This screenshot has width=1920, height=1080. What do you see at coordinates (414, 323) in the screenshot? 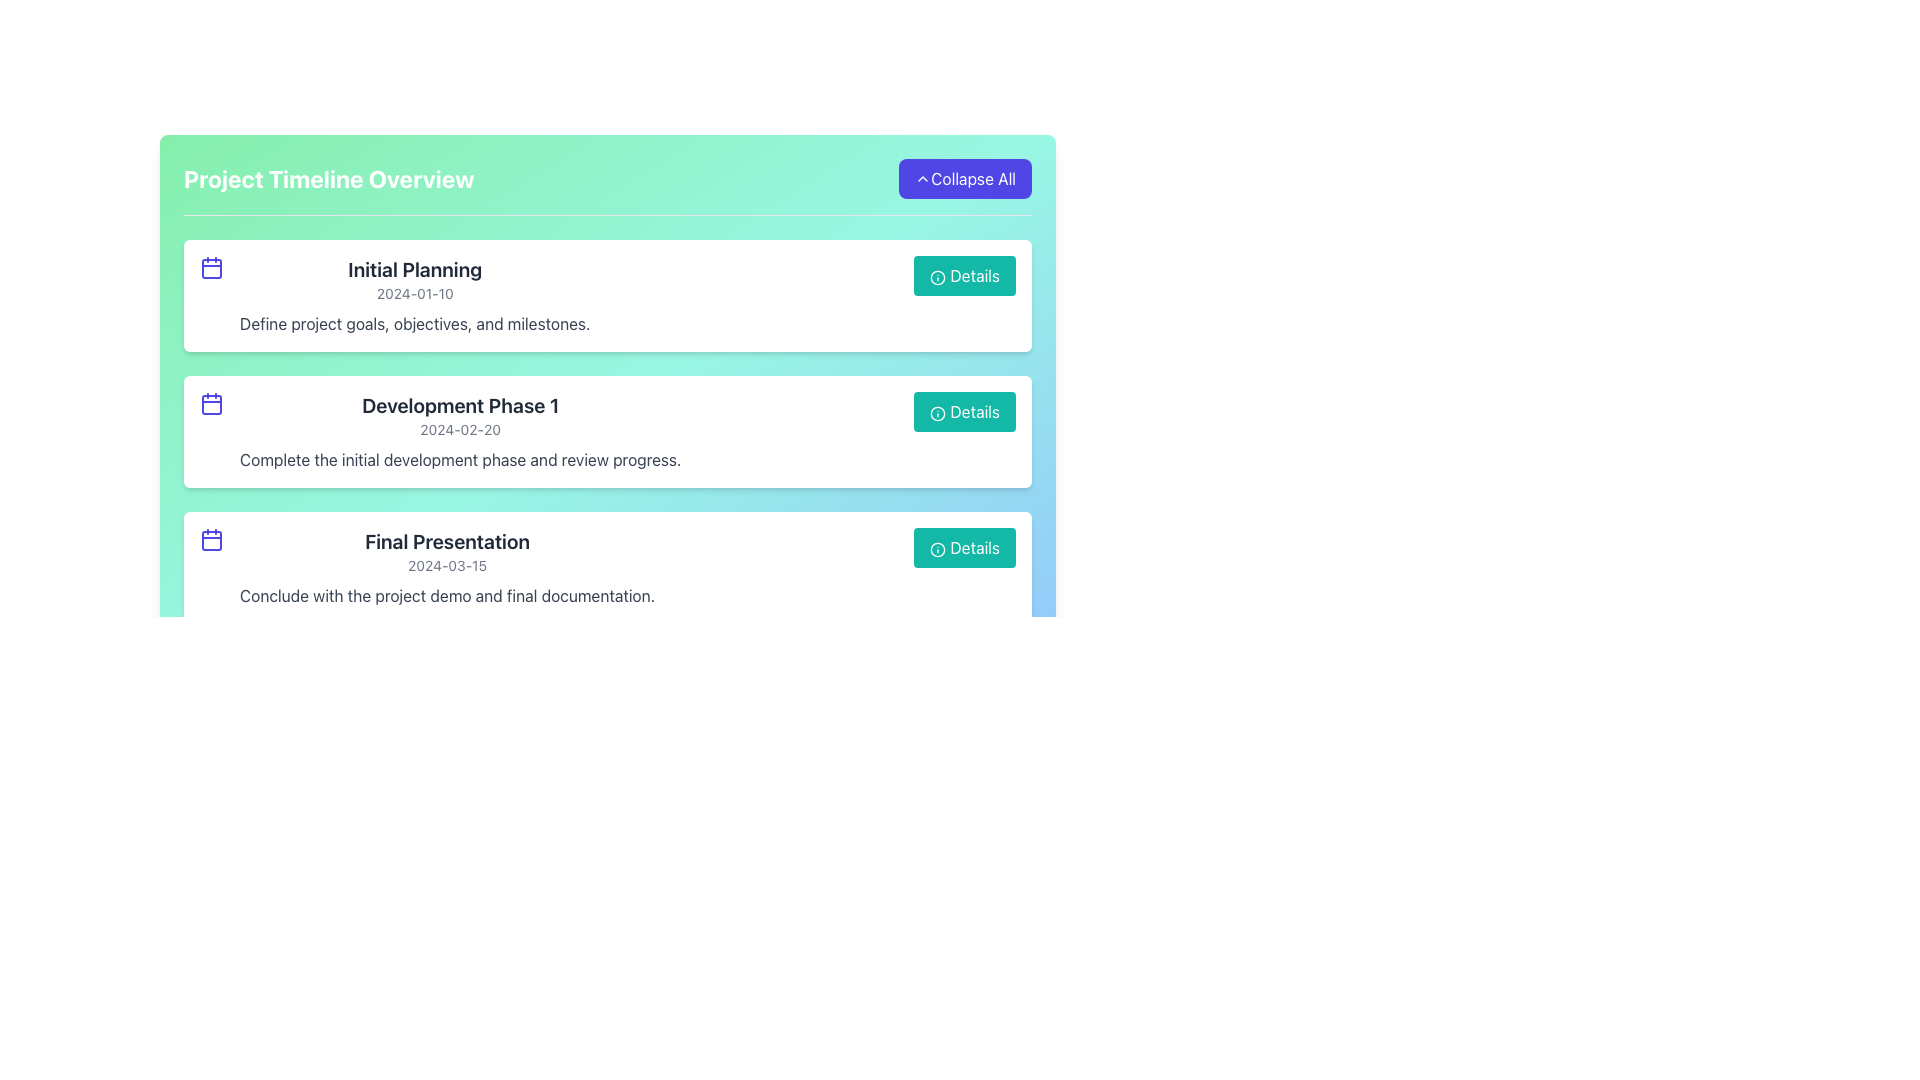
I see `the small gray text located under the main title and date in the 'Initial Planning' card of the timeline component` at bounding box center [414, 323].